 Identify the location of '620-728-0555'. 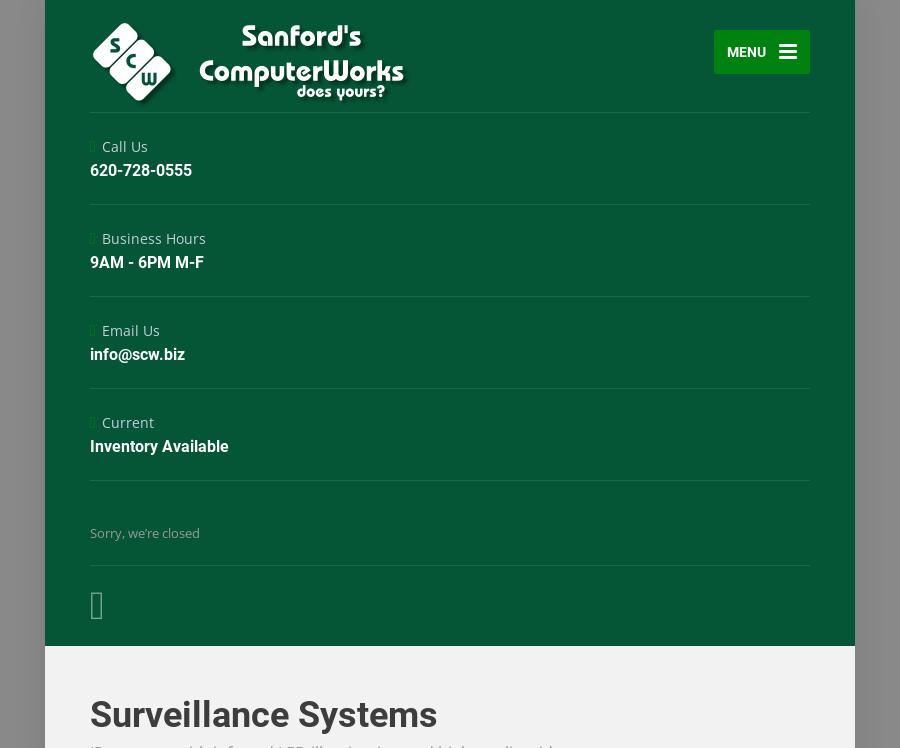
(141, 169).